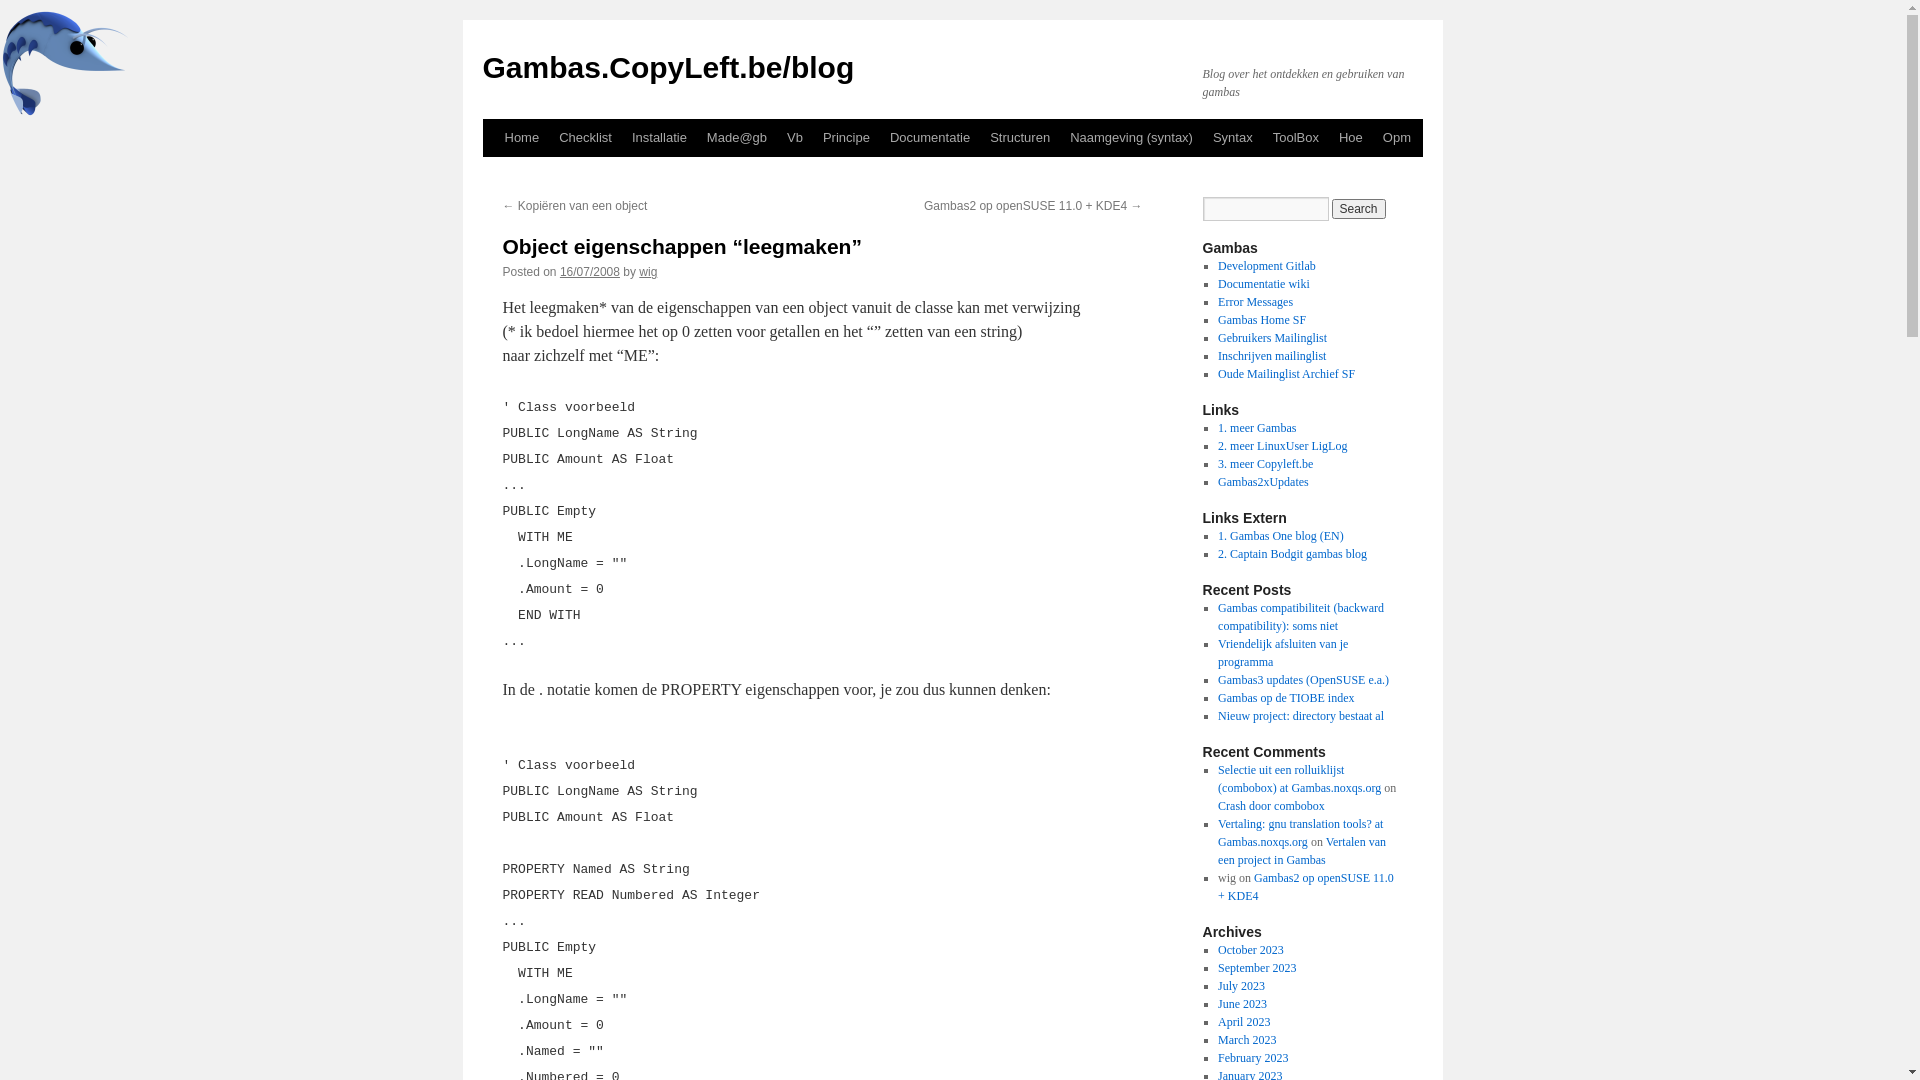 This screenshot has width=1920, height=1080. What do you see at coordinates (1217, 427) in the screenshot?
I see `'1. meer Gambas'` at bounding box center [1217, 427].